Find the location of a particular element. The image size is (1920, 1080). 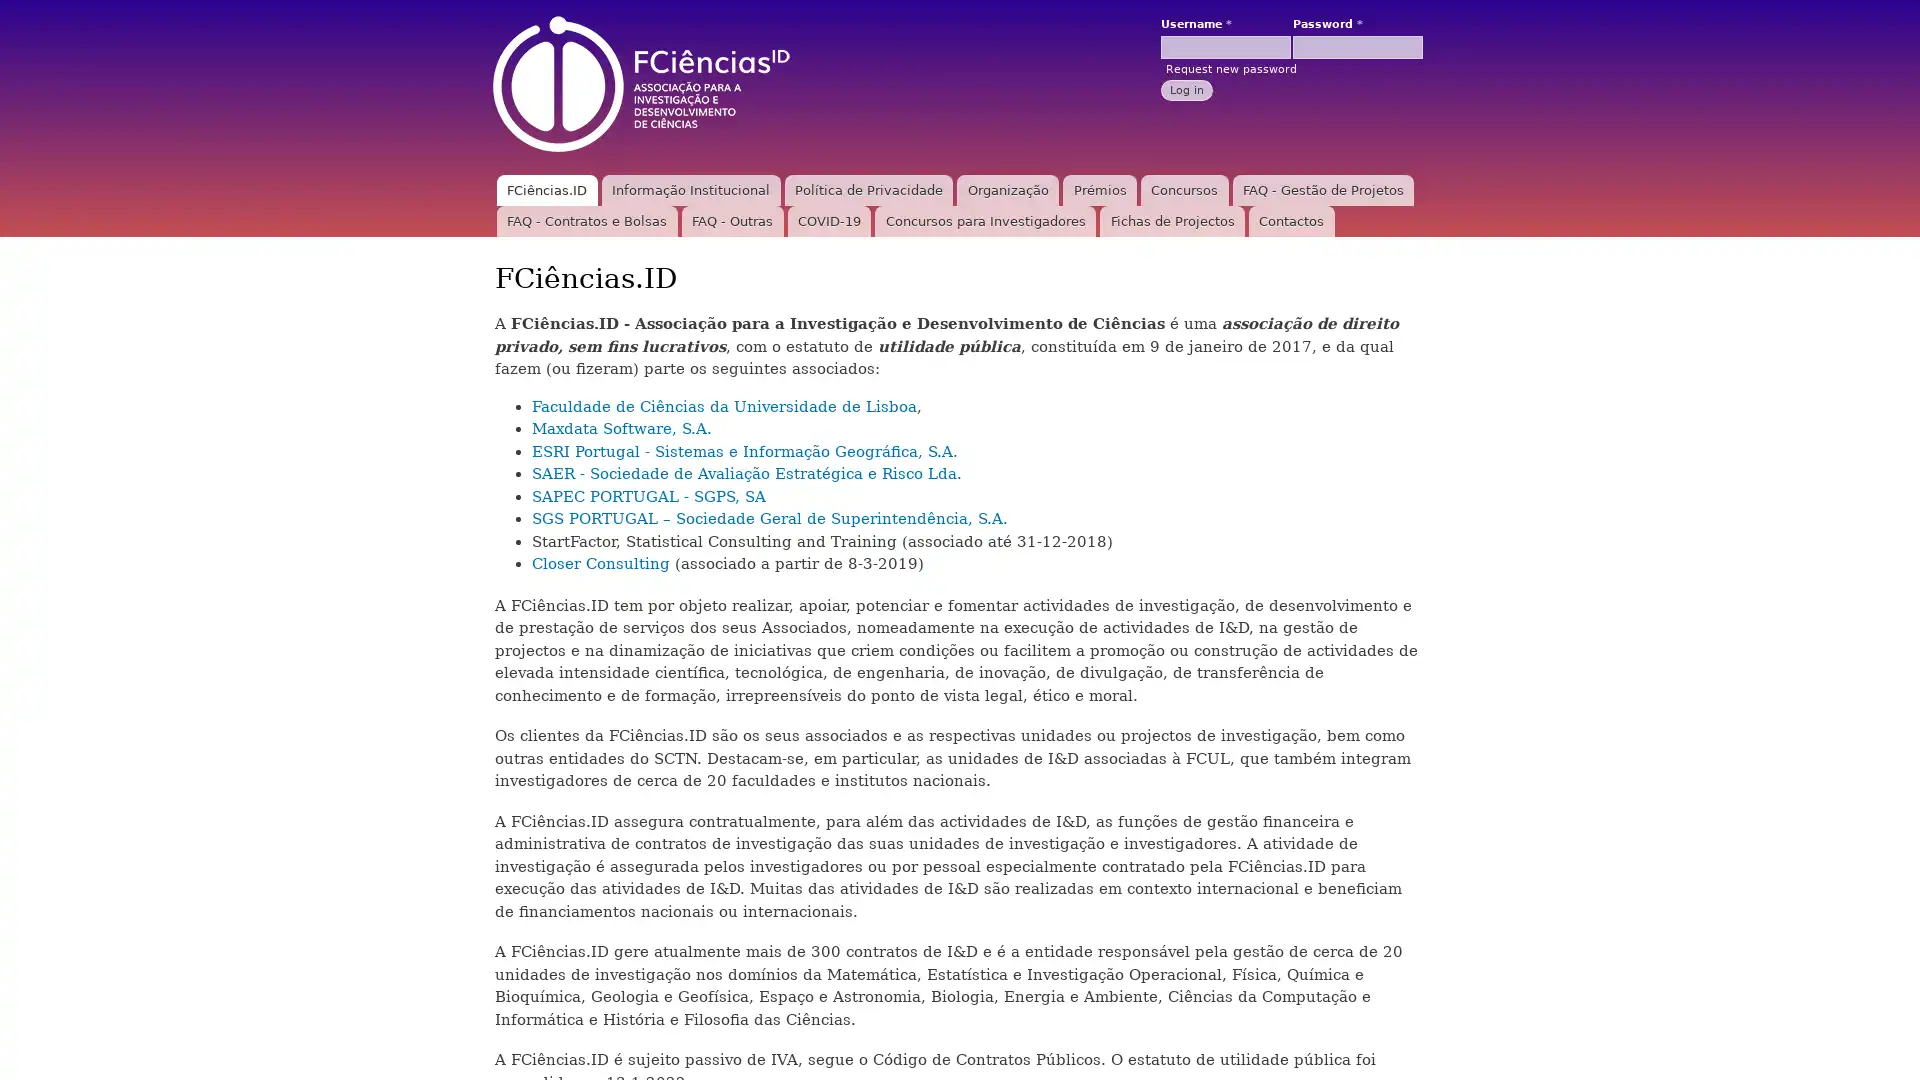

Log in is located at coordinates (1186, 88).